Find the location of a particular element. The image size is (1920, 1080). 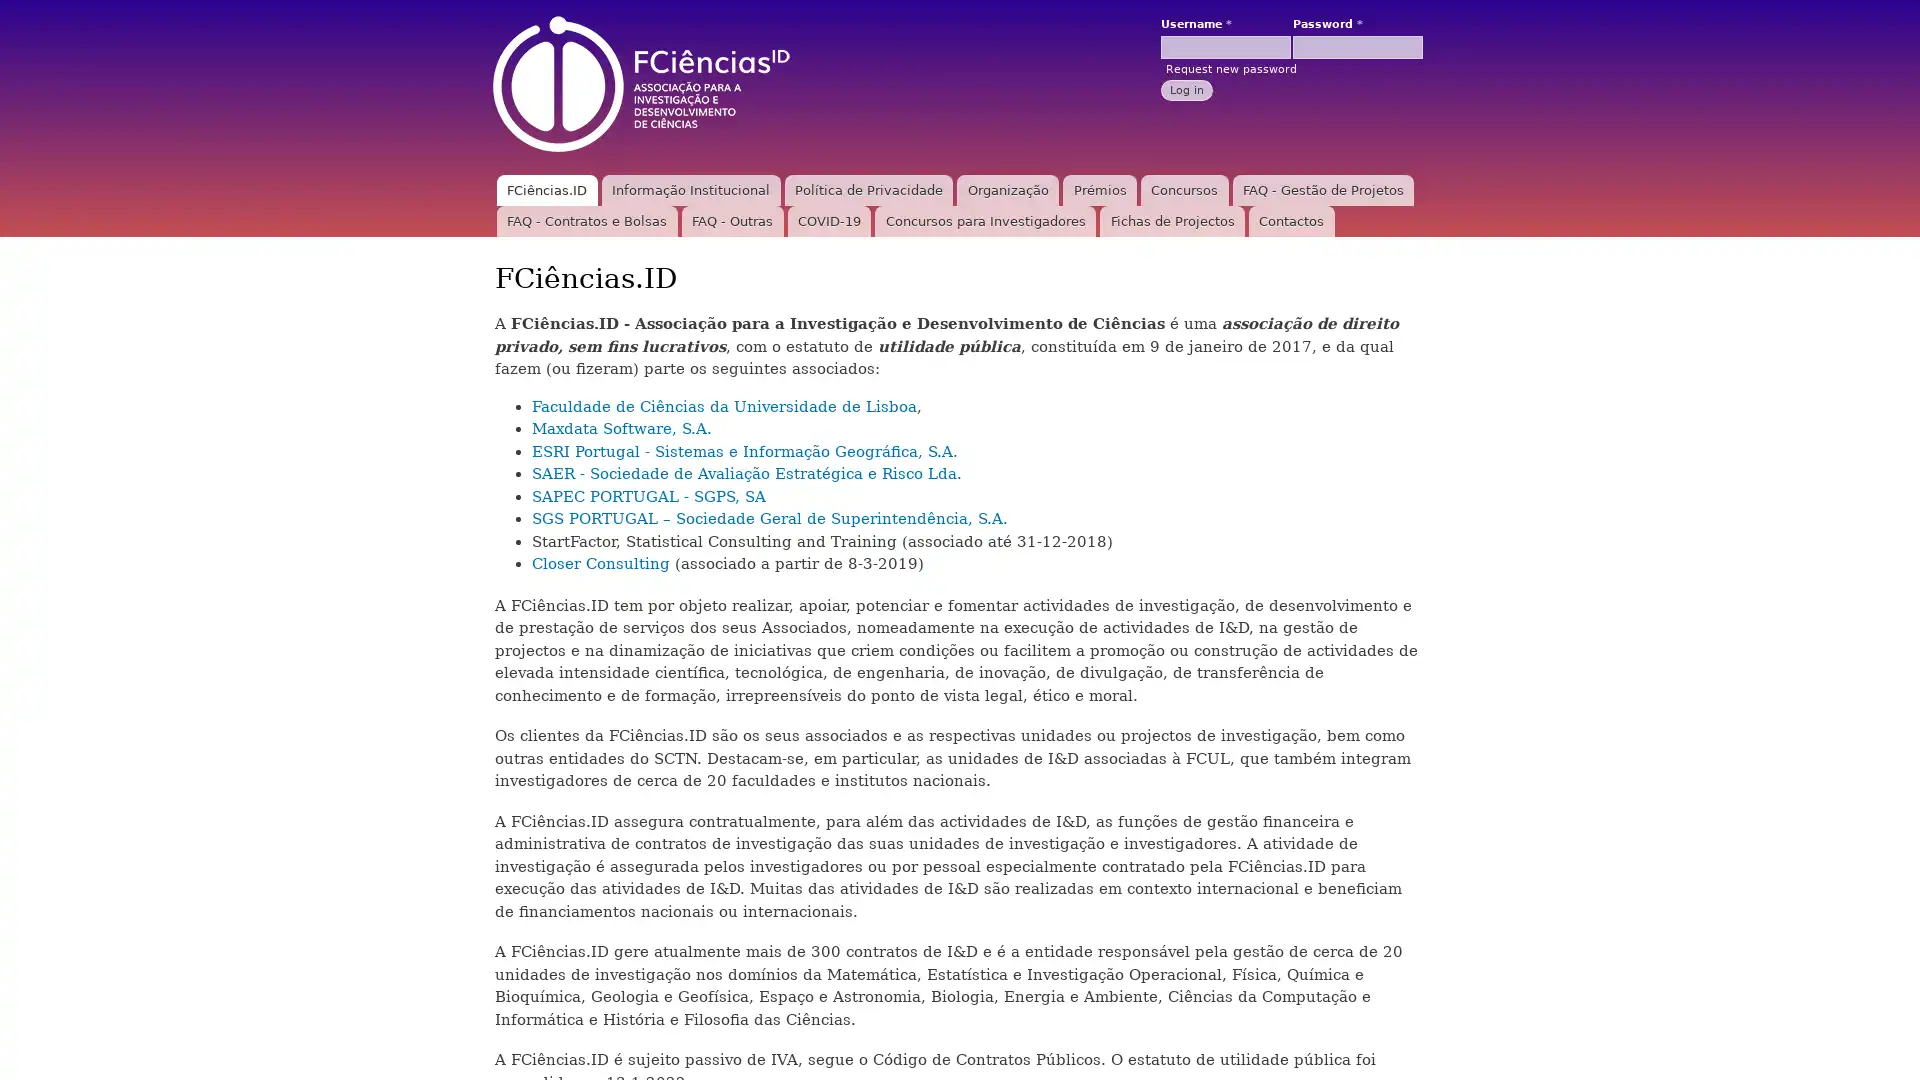

Log in is located at coordinates (1186, 88).